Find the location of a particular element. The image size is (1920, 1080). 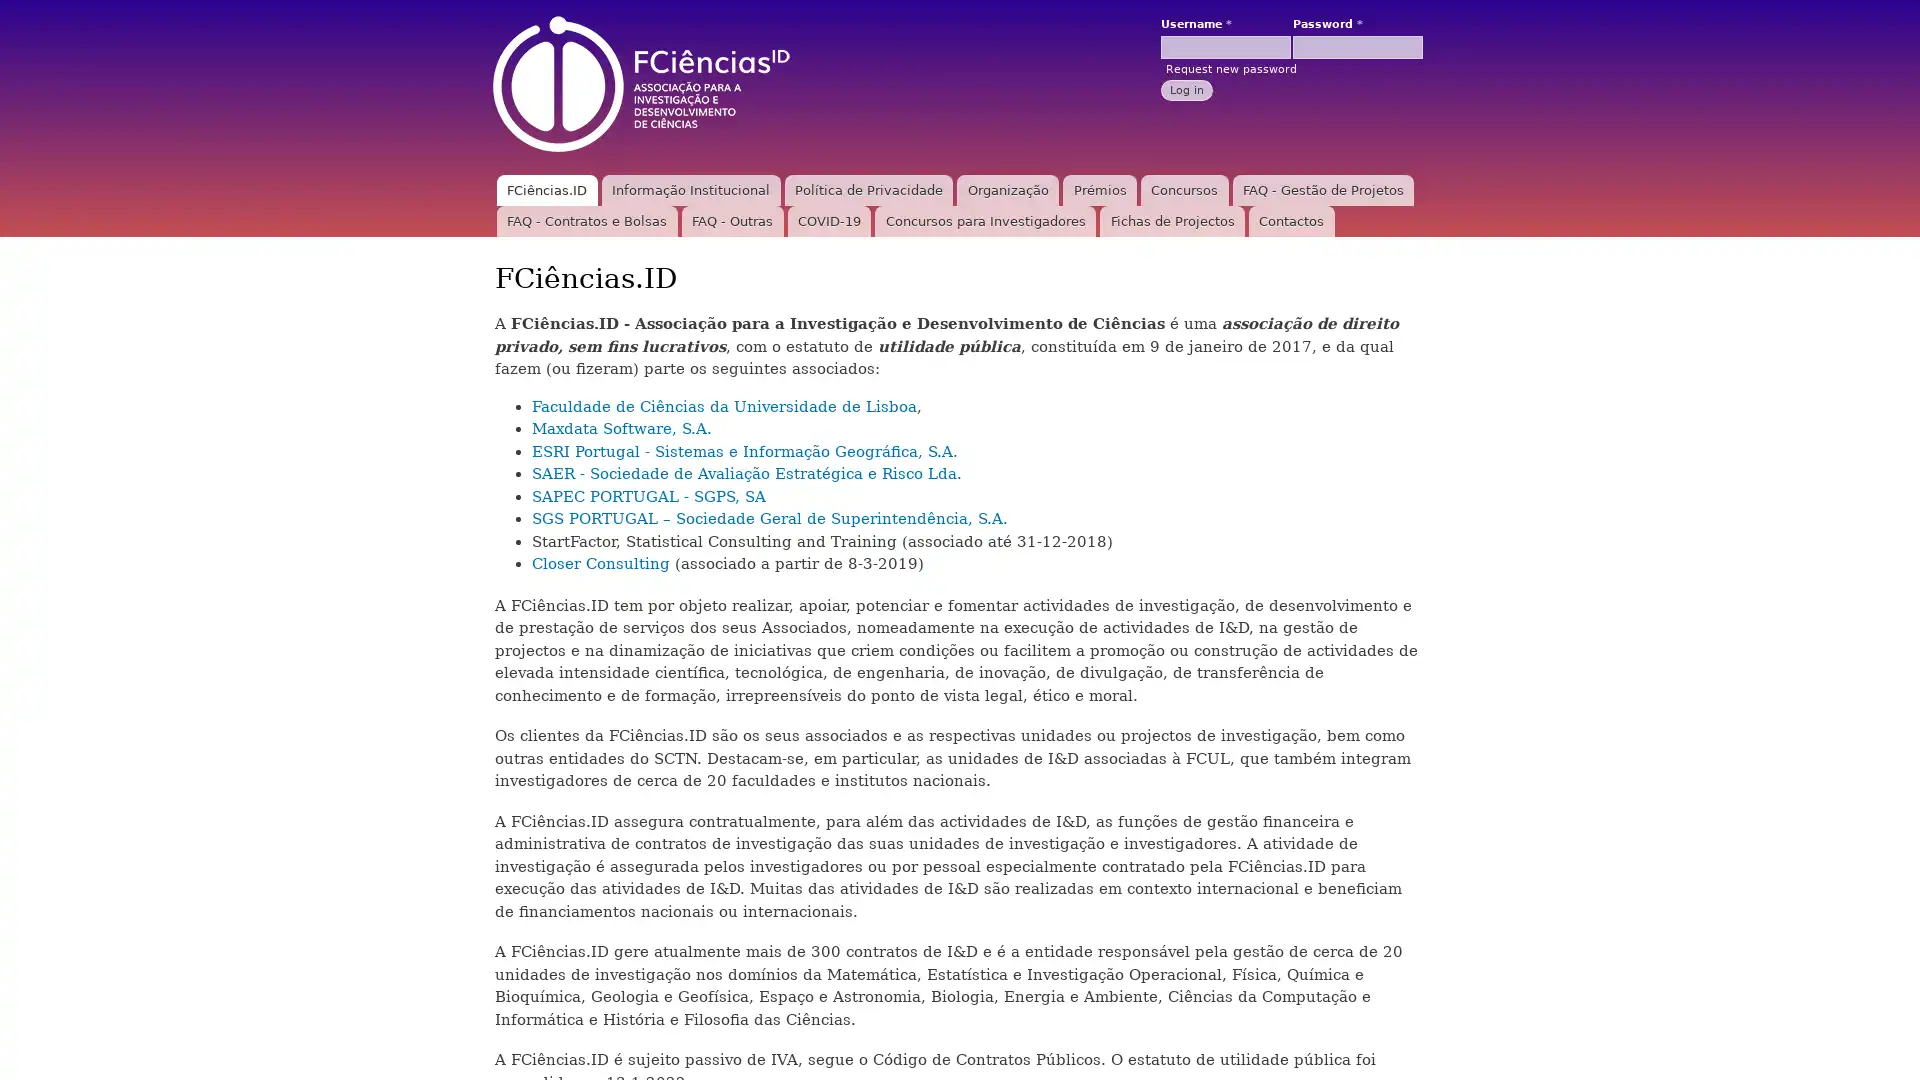

Log in is located at coordinates (1186, 88).